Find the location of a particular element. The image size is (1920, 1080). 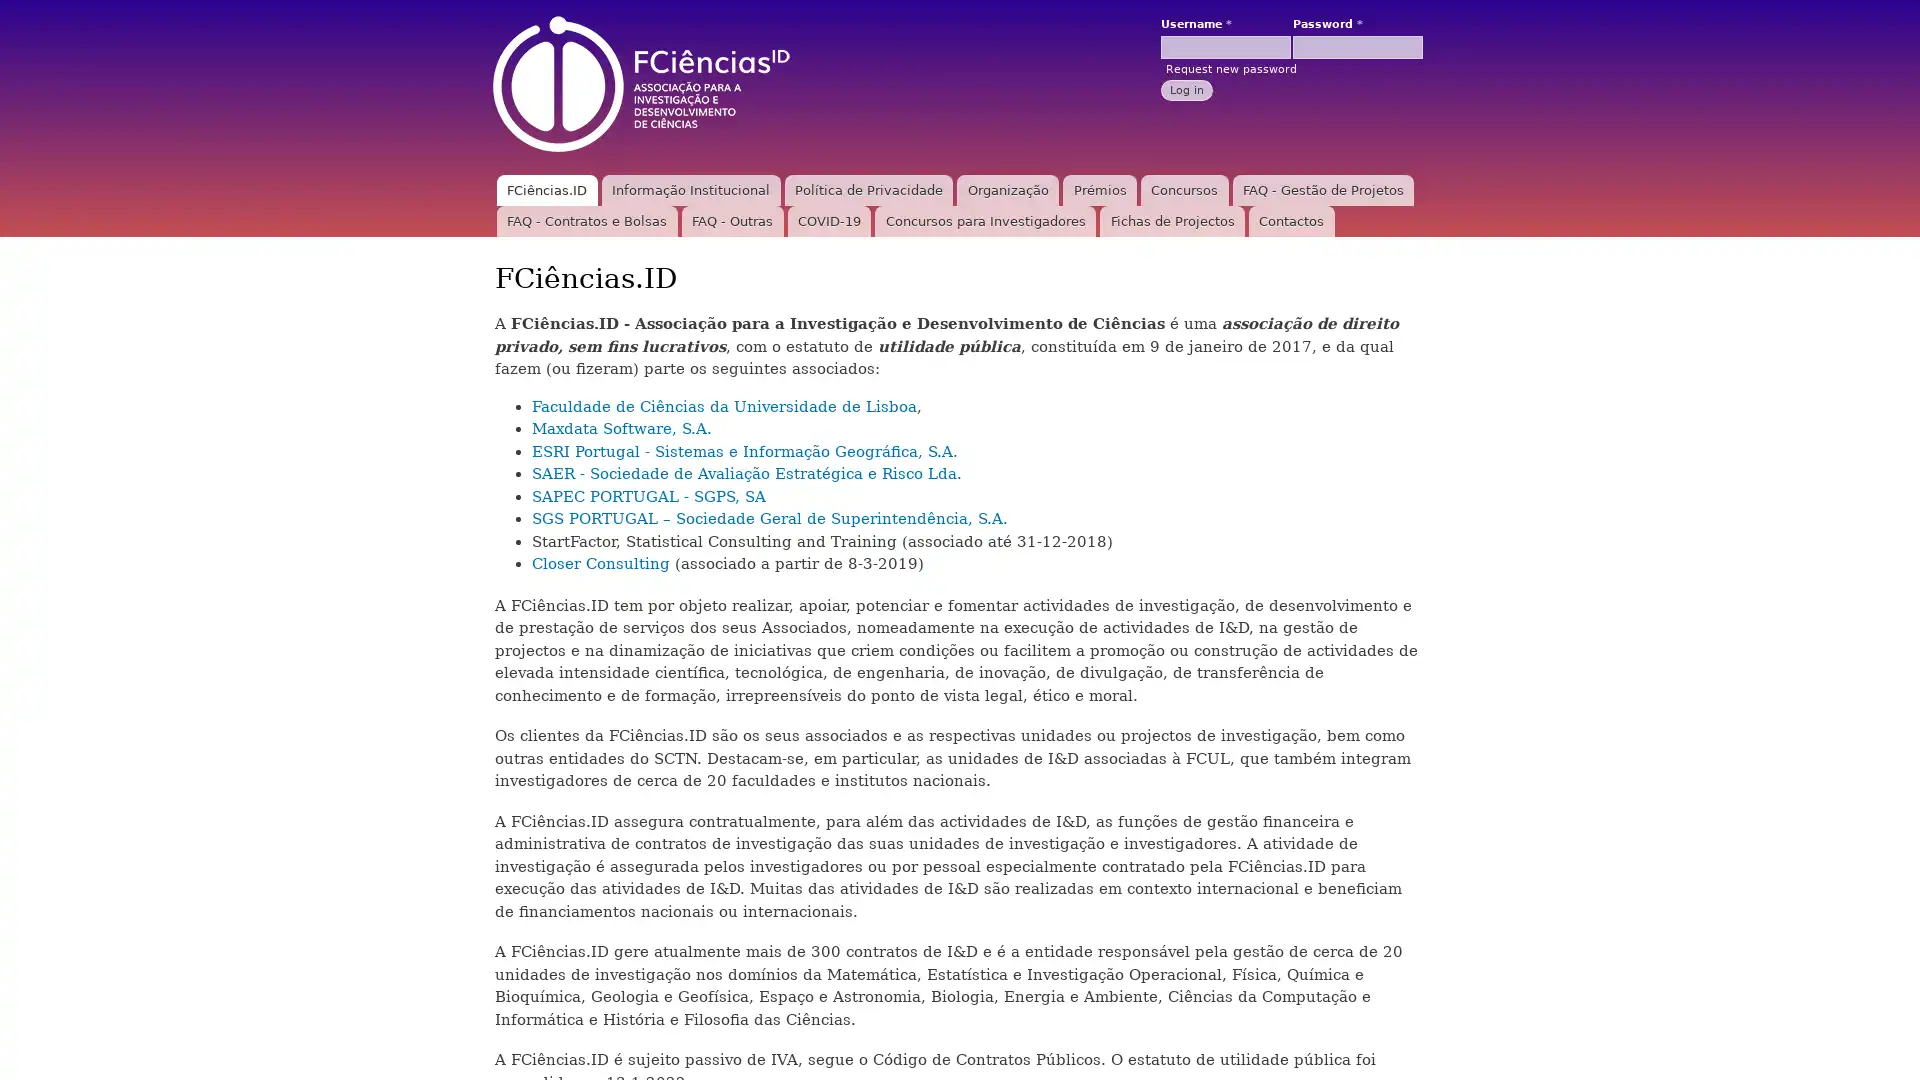

Log in is located at coordinates (1186, 88).